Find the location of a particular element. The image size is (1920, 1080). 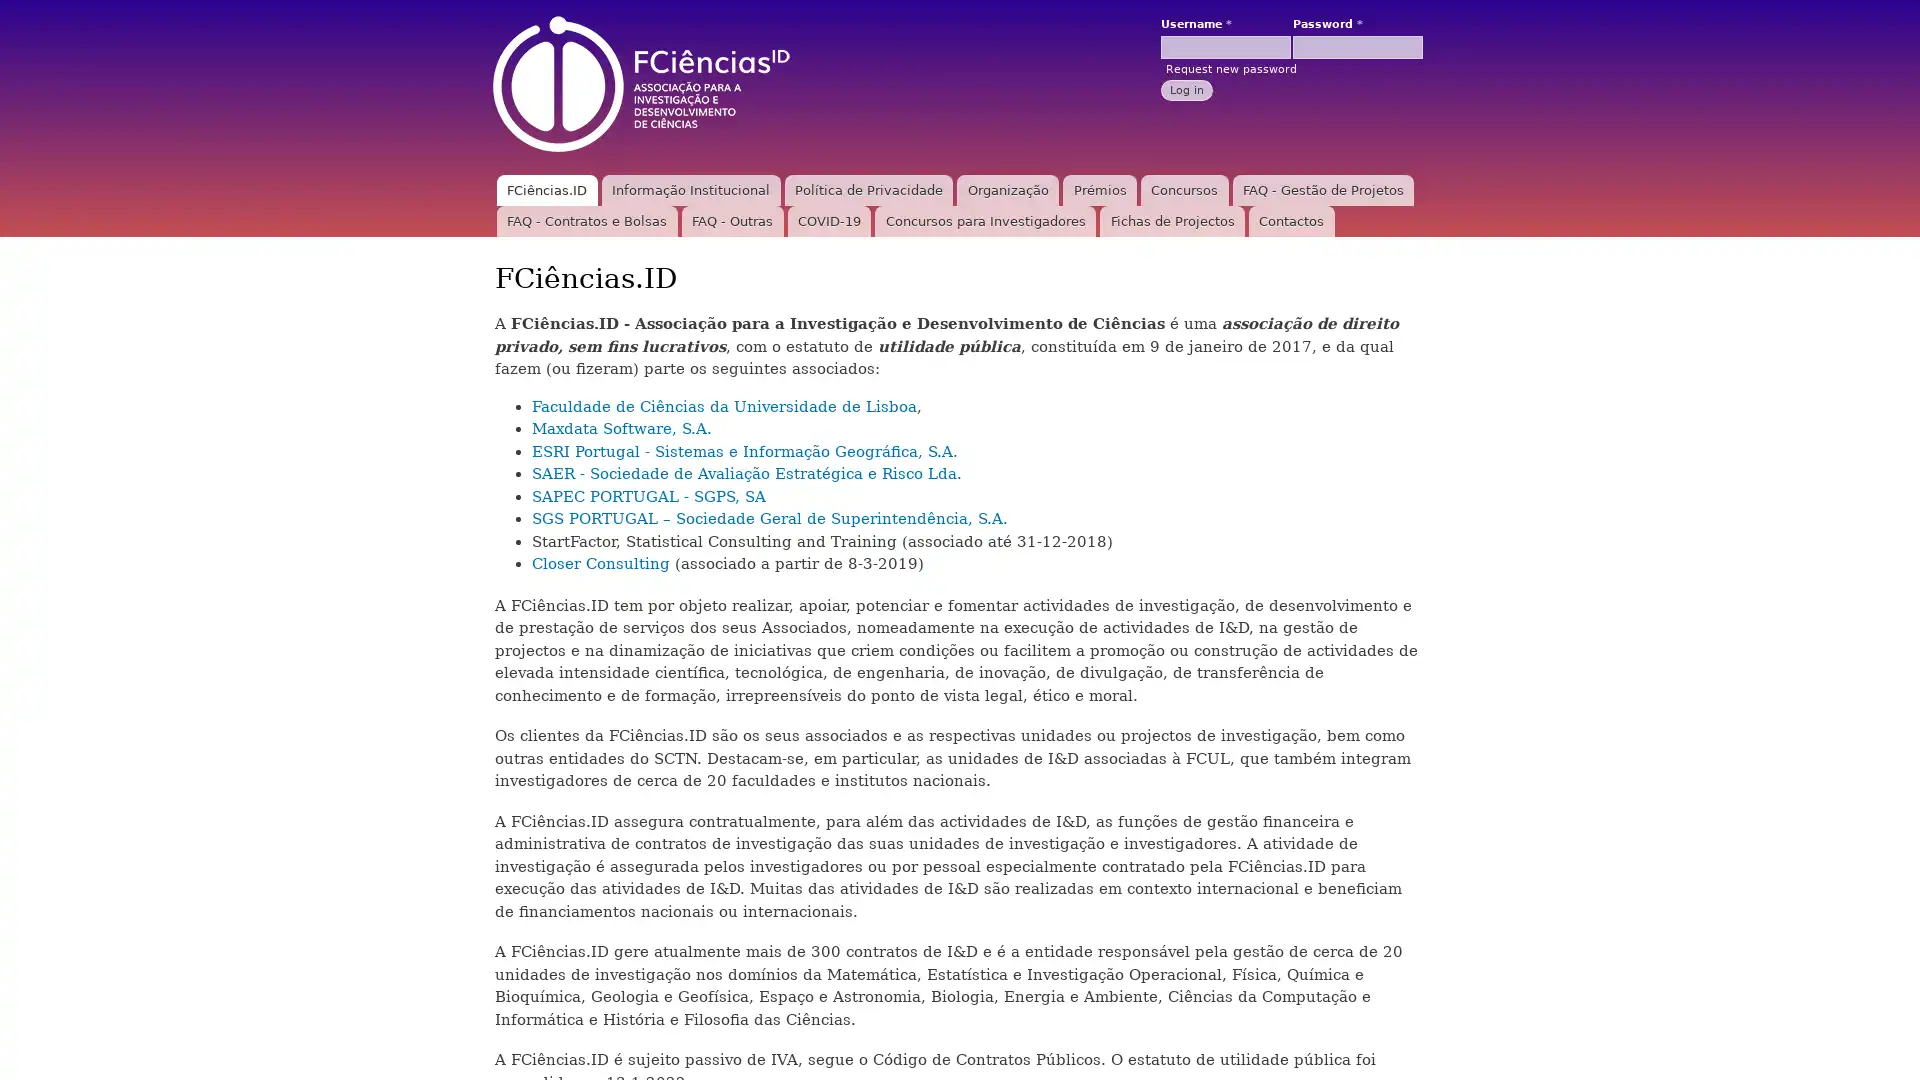

Log in is located at coordinates (1186, 88).